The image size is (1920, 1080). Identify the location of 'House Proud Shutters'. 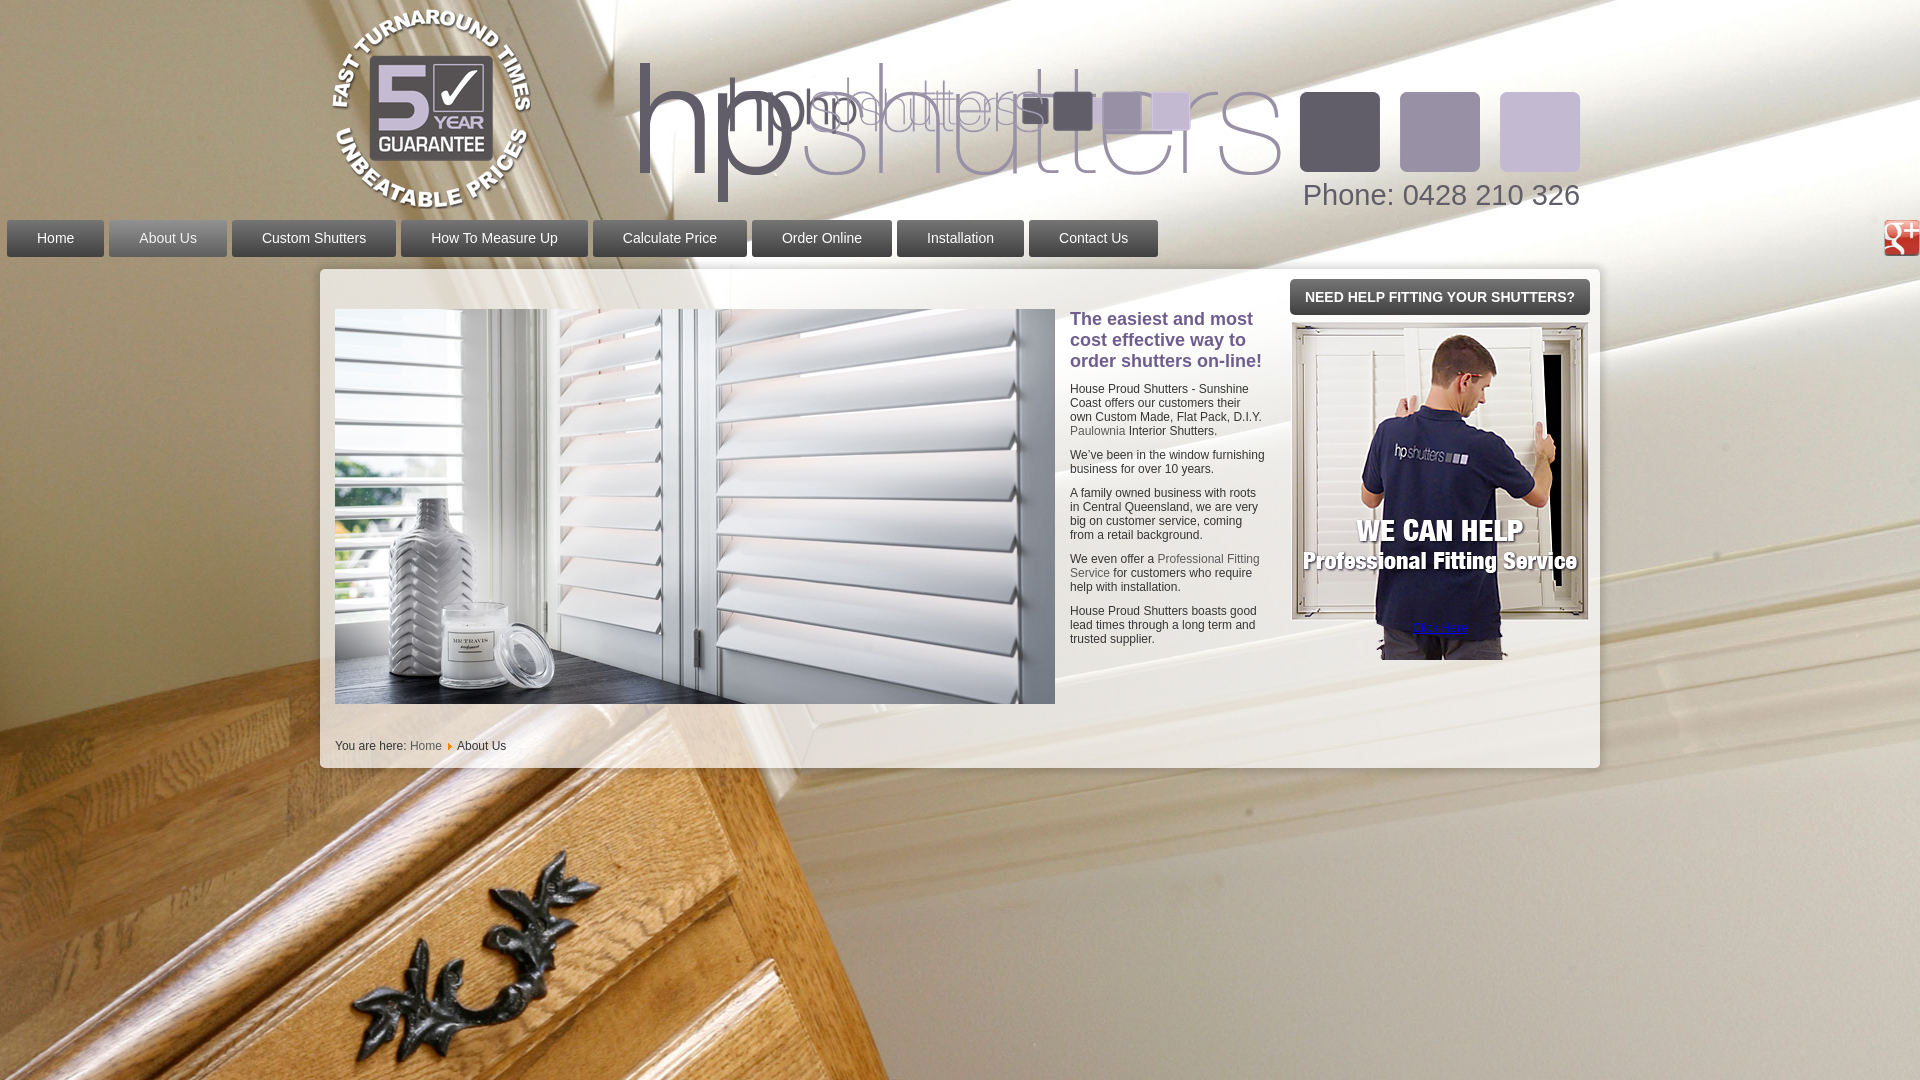
(430, 108).